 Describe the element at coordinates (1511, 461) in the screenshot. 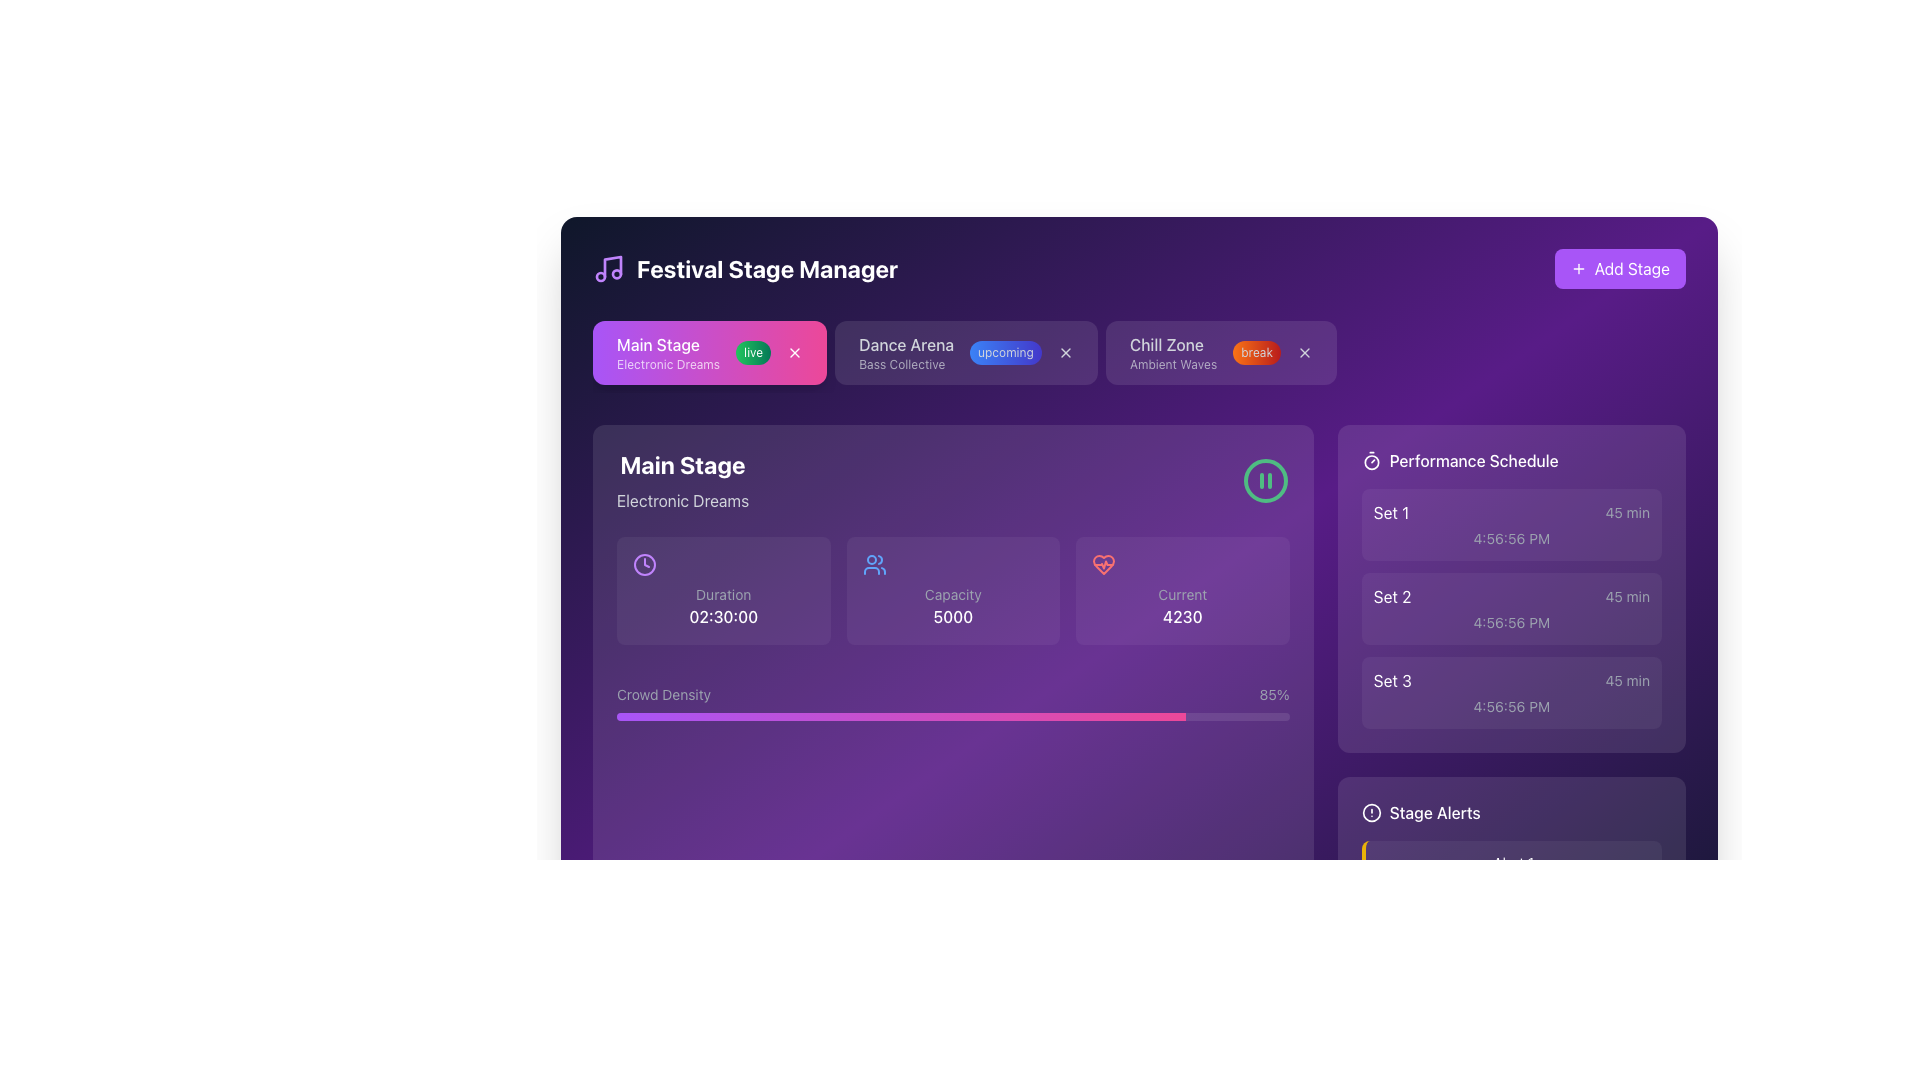

I see `the timer icon adjacent to the 'Performance Schedule' label` at that location.